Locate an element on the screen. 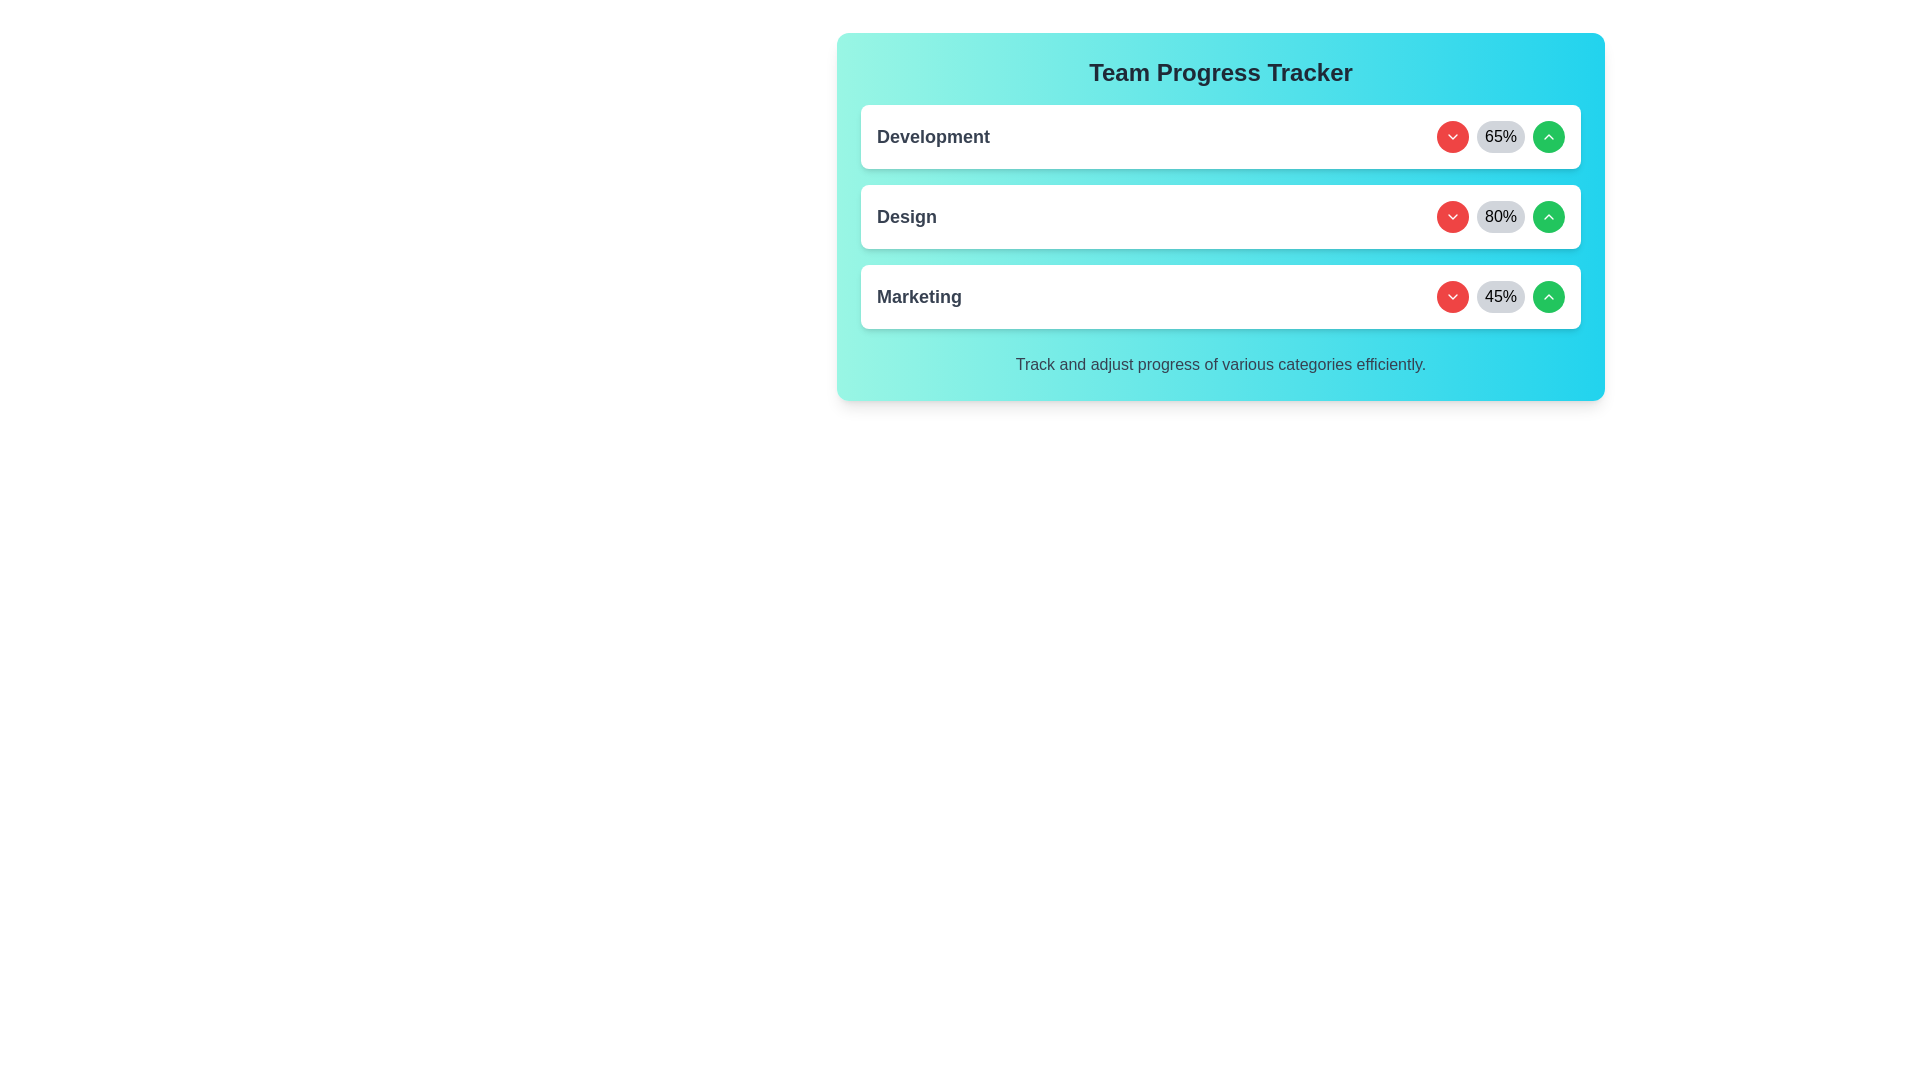 This screenshot has width=1920, height=1080. the static text display that shows the current progress percentage for the 'Development' category, located between the red and green circular buttons is located at coordinates (1501, 136).